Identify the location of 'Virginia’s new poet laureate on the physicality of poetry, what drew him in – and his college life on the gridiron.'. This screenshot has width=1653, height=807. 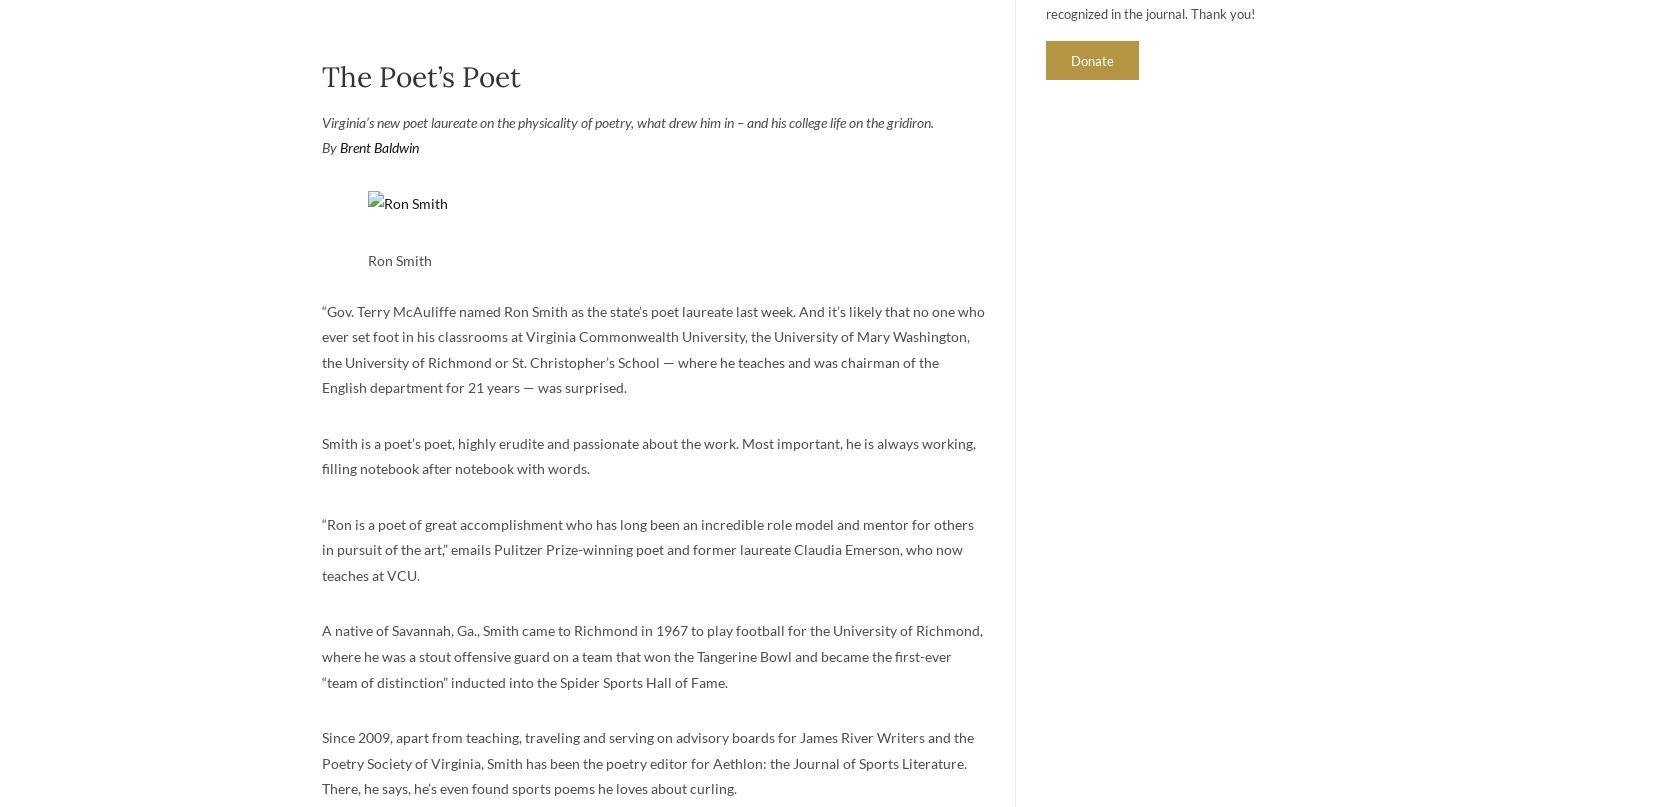
(625, 120).